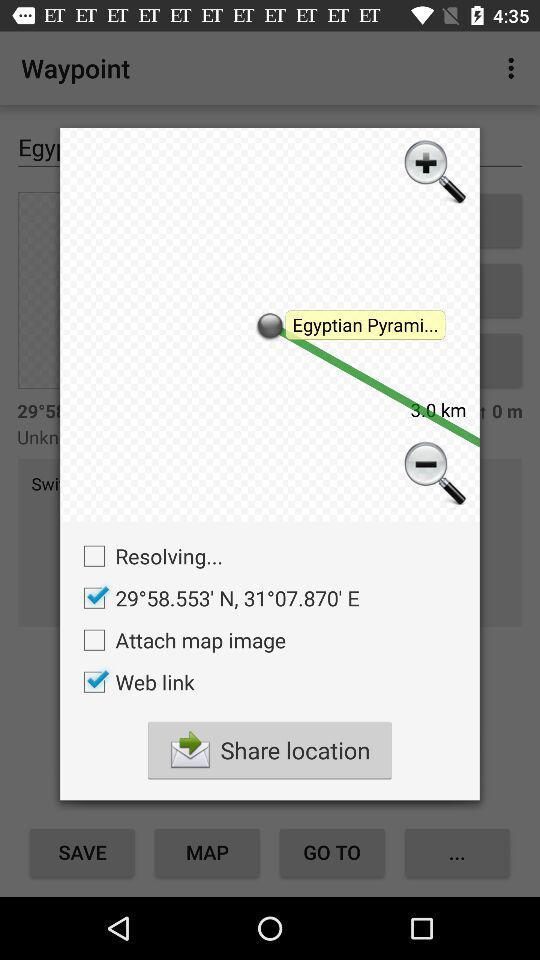 Image resolution: width=540 pixels, height=960 pixels. Describe the element at coordinates (147, 556) in the screenshot. I see `the icon above the 29 58 553 checkbox` at that location.